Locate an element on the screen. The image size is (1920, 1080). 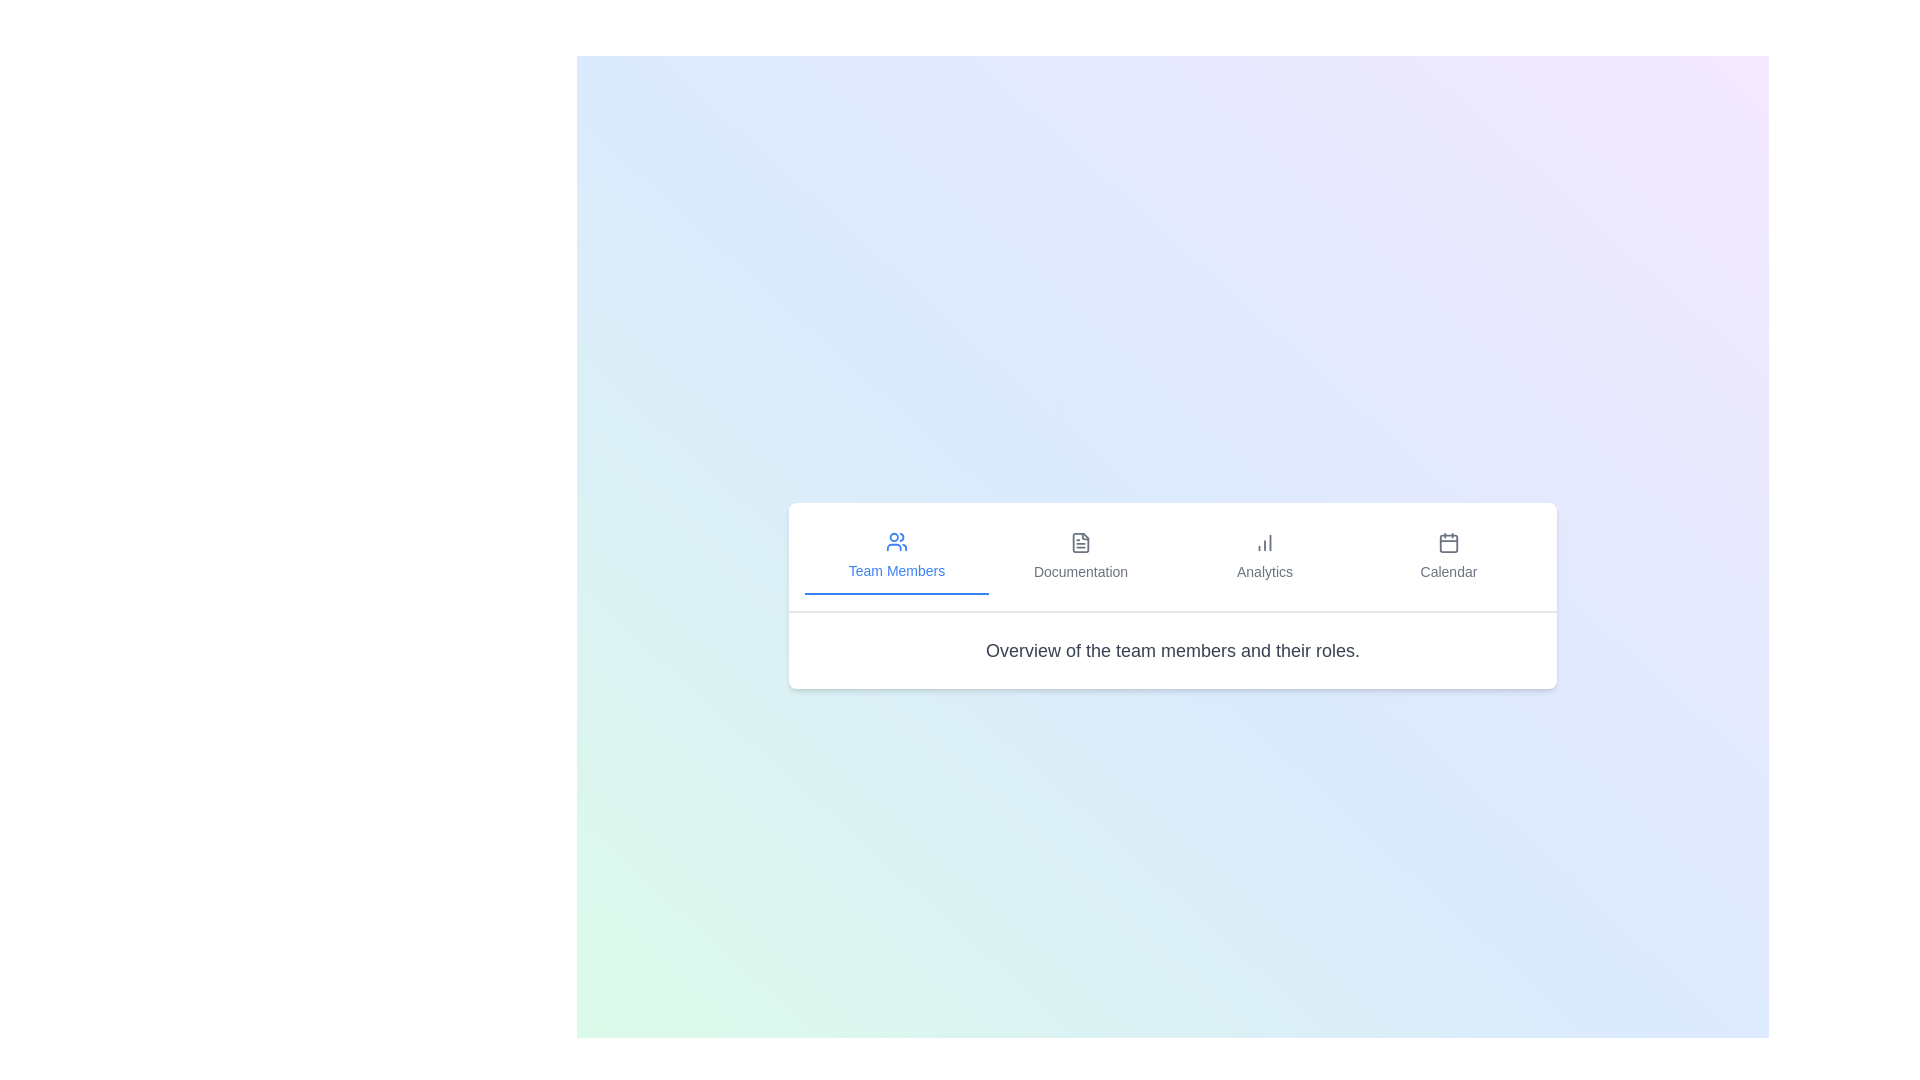
the Calendar tab to view its tooltip is located at coordinates (1449, 556).